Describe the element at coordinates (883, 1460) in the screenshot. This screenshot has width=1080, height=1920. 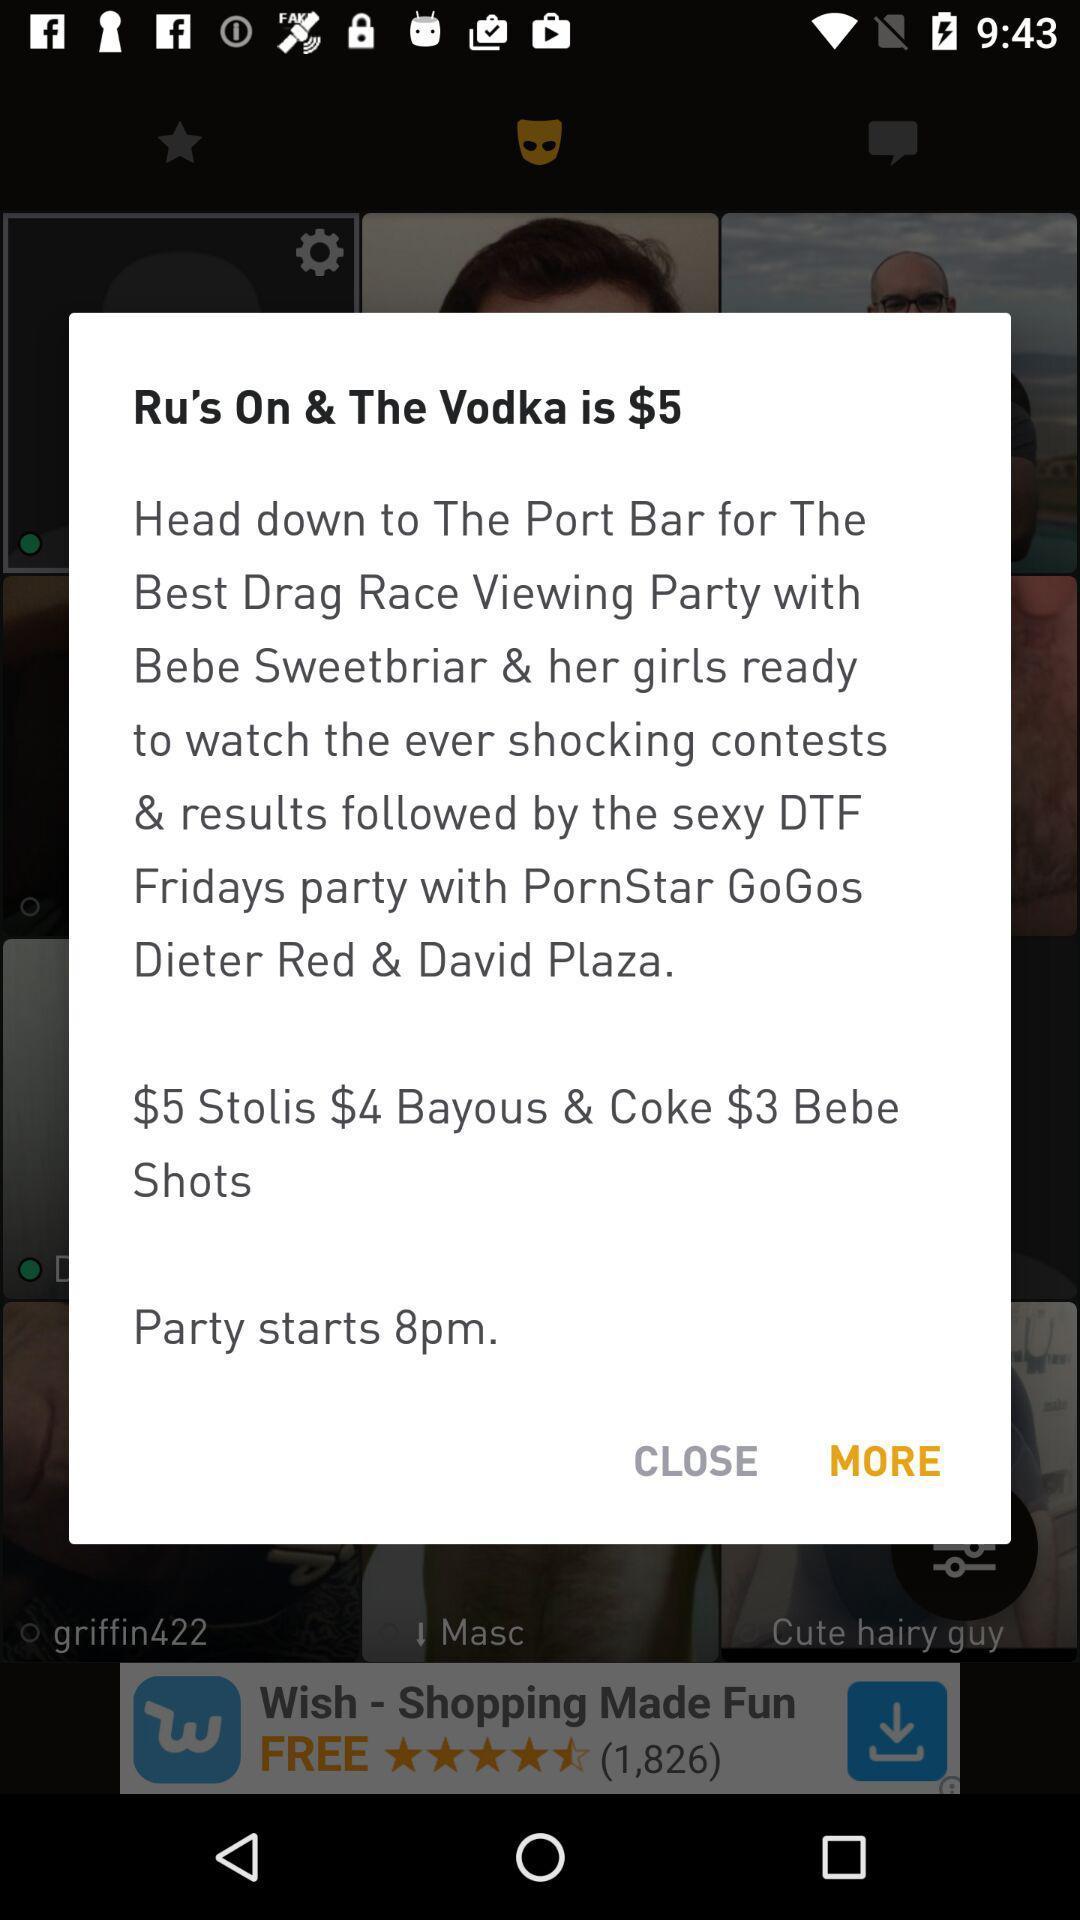
I see `item below head down to item` at that location.